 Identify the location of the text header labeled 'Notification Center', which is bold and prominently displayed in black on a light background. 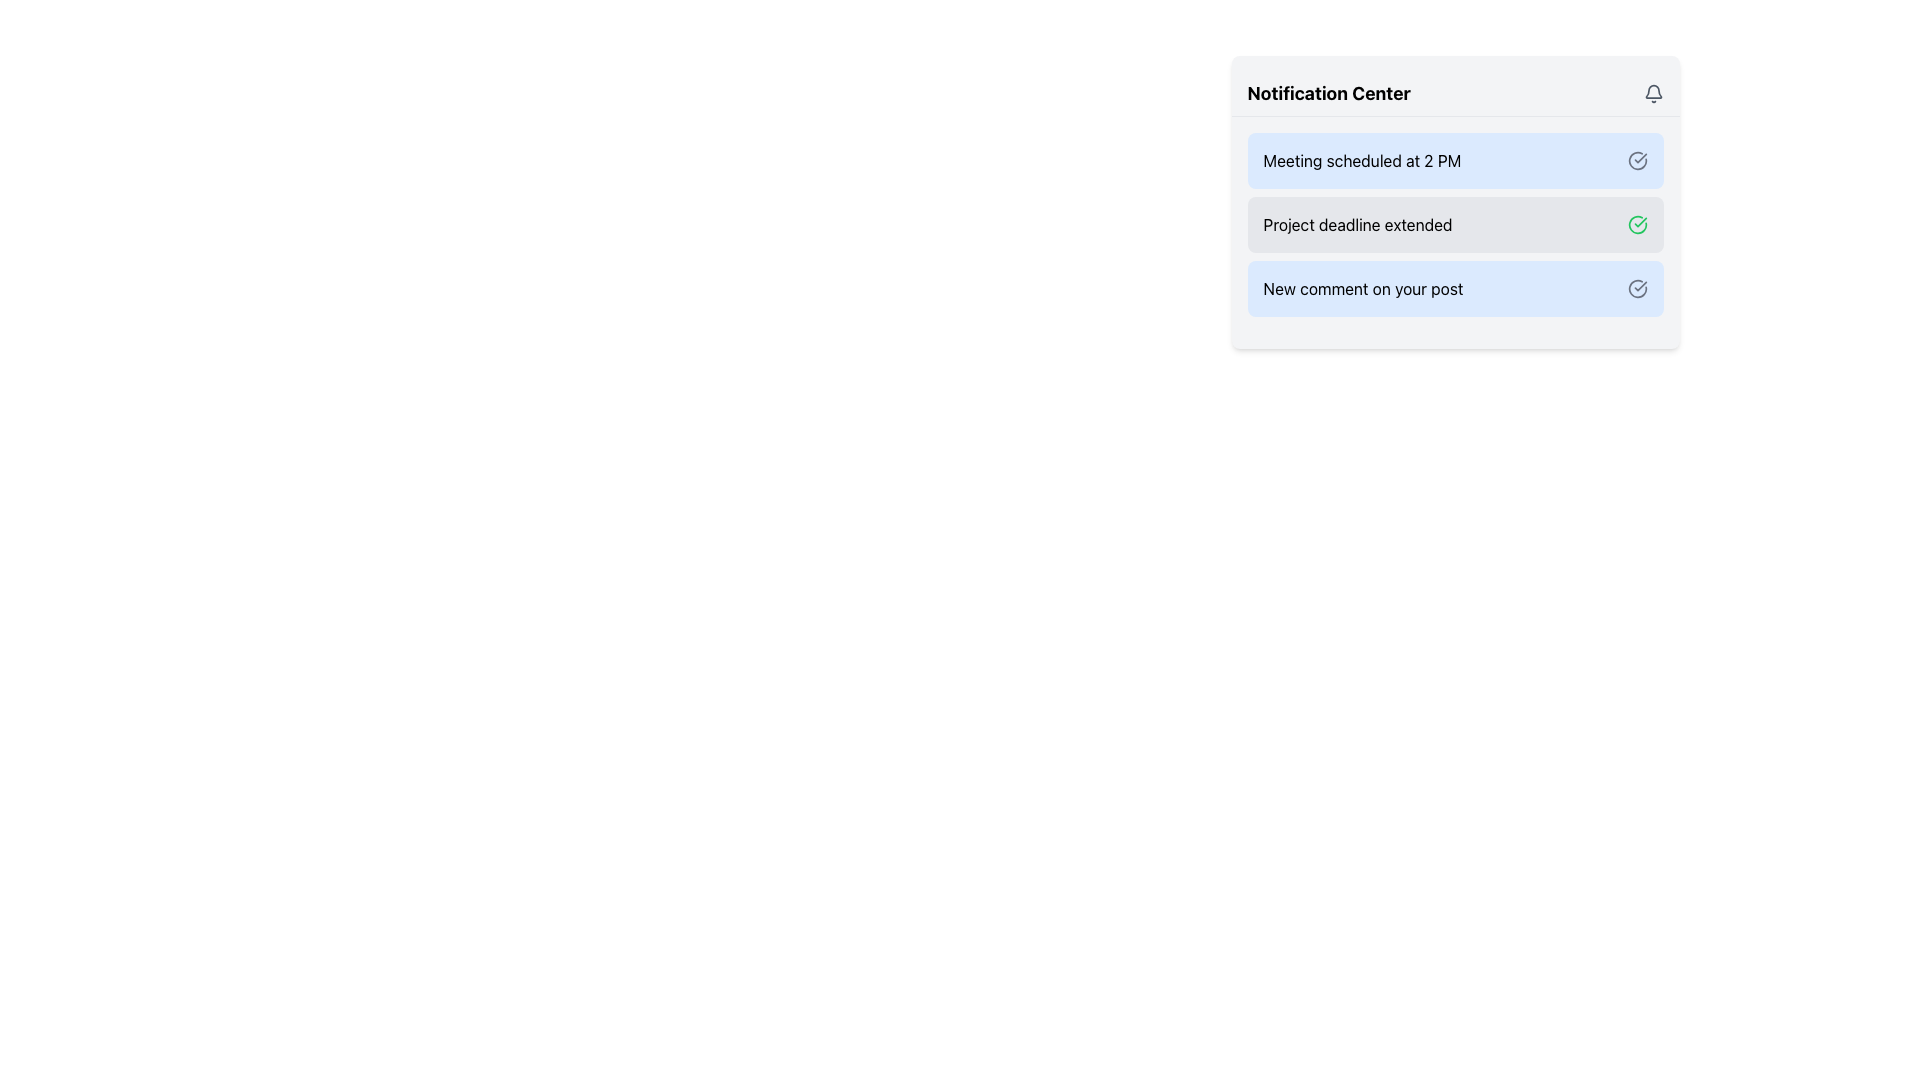
(1329, 93).